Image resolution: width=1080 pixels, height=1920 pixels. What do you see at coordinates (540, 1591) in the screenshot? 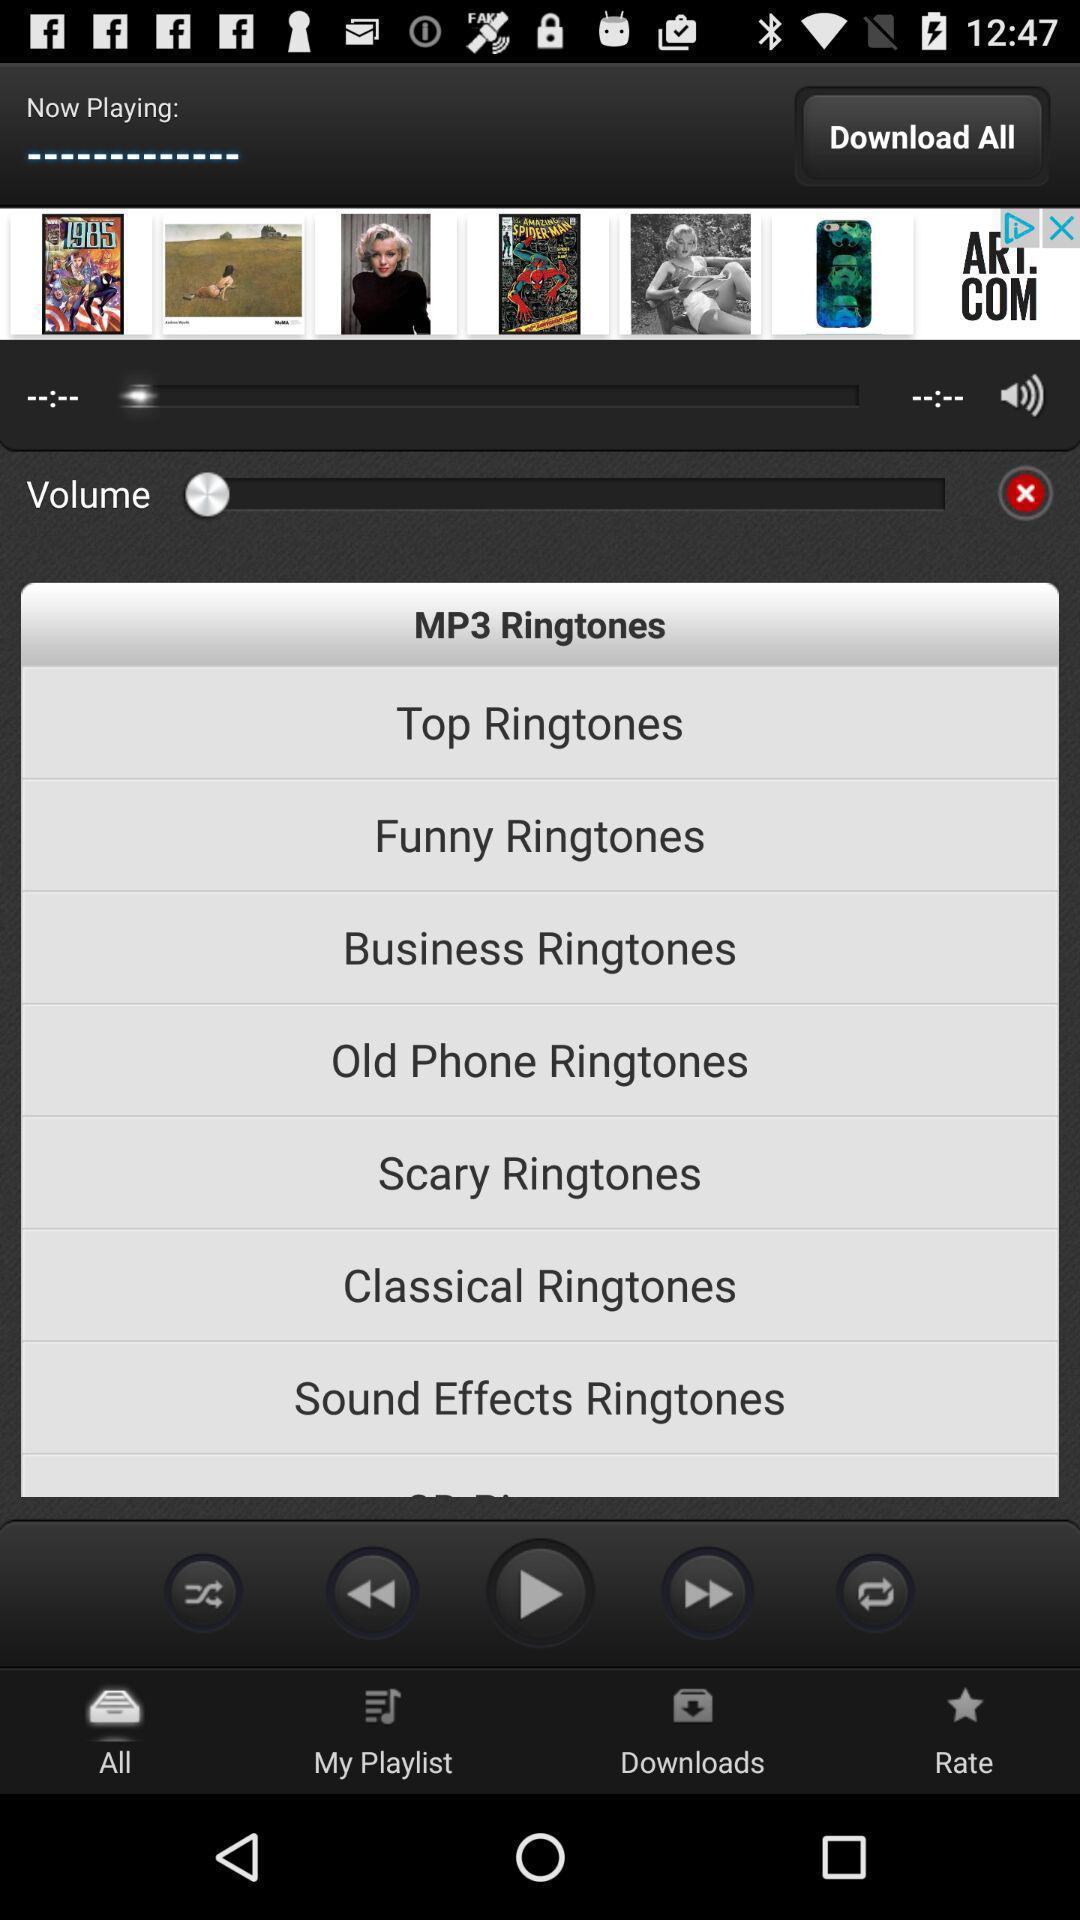
I see `play` at bounding box center [540, 1591].